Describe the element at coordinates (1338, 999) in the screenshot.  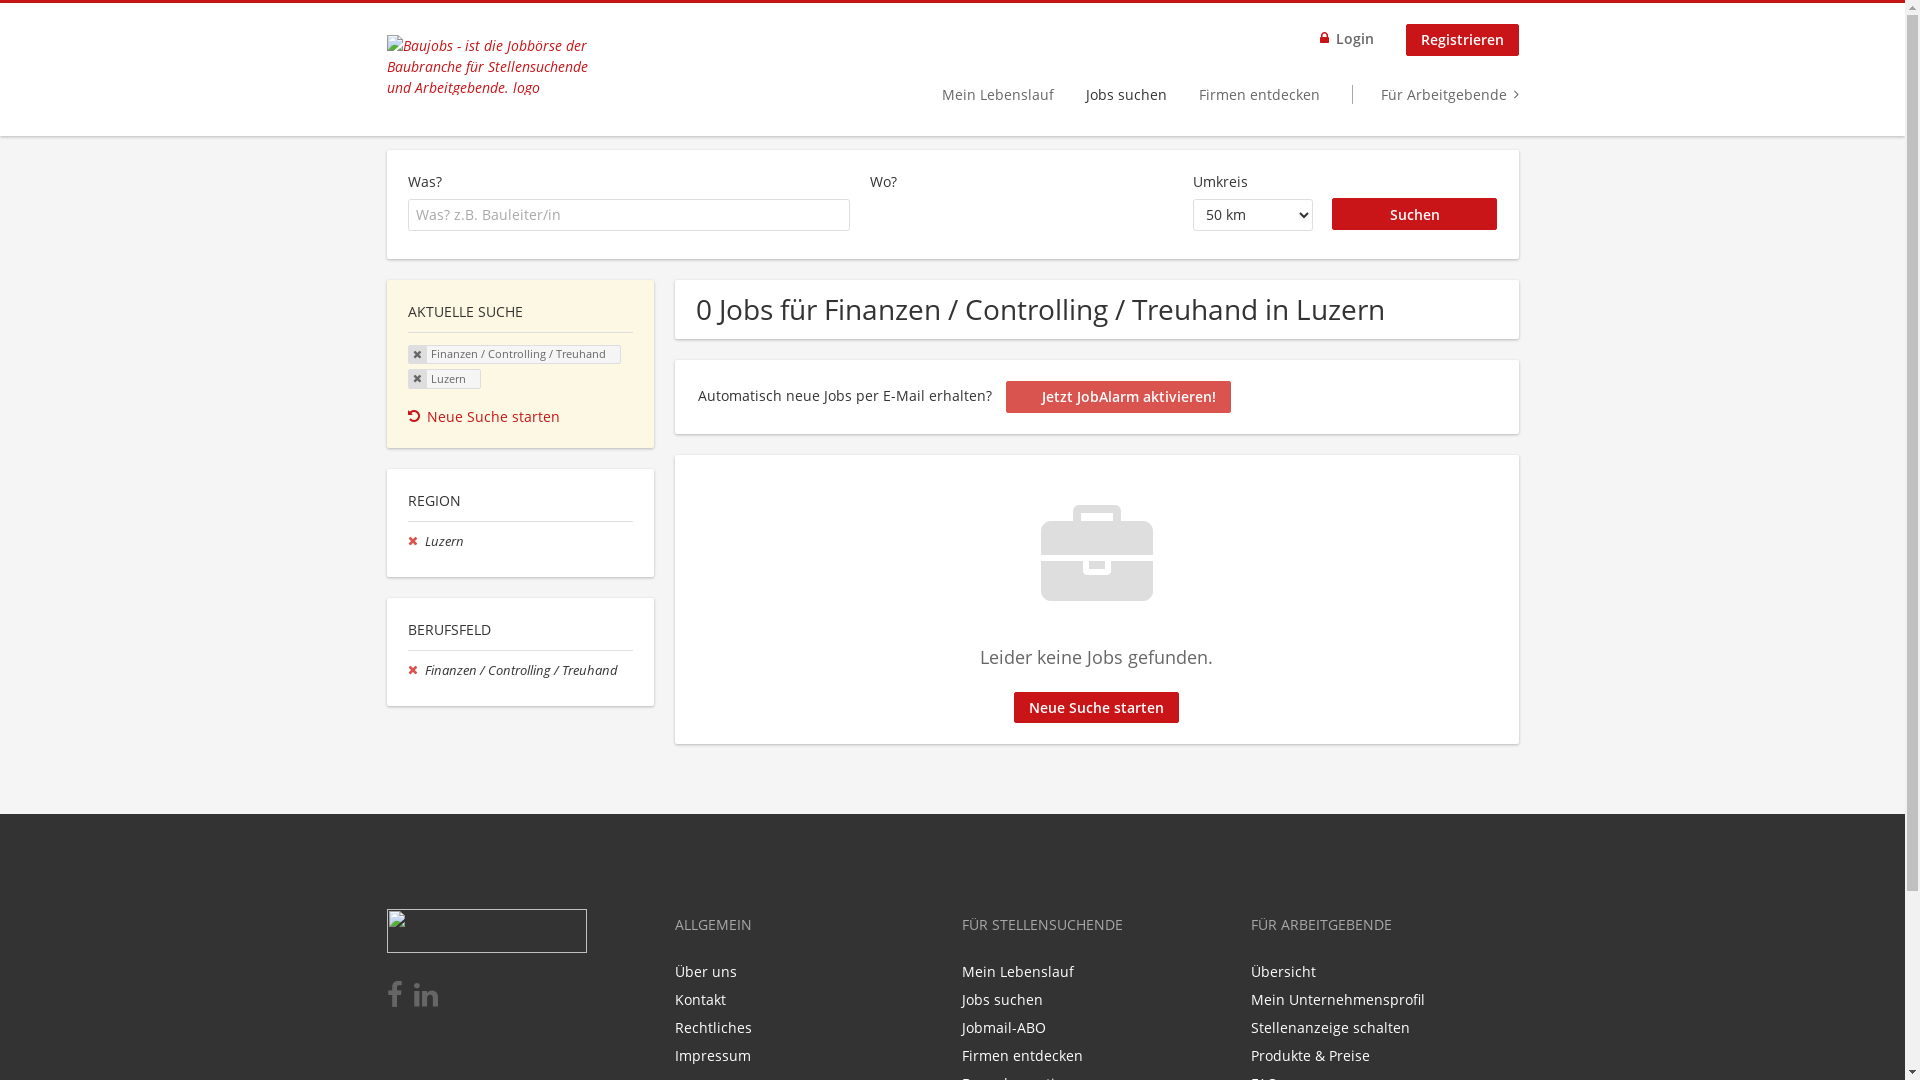
I see `'Mein Unternehmensprofil'` at that location.